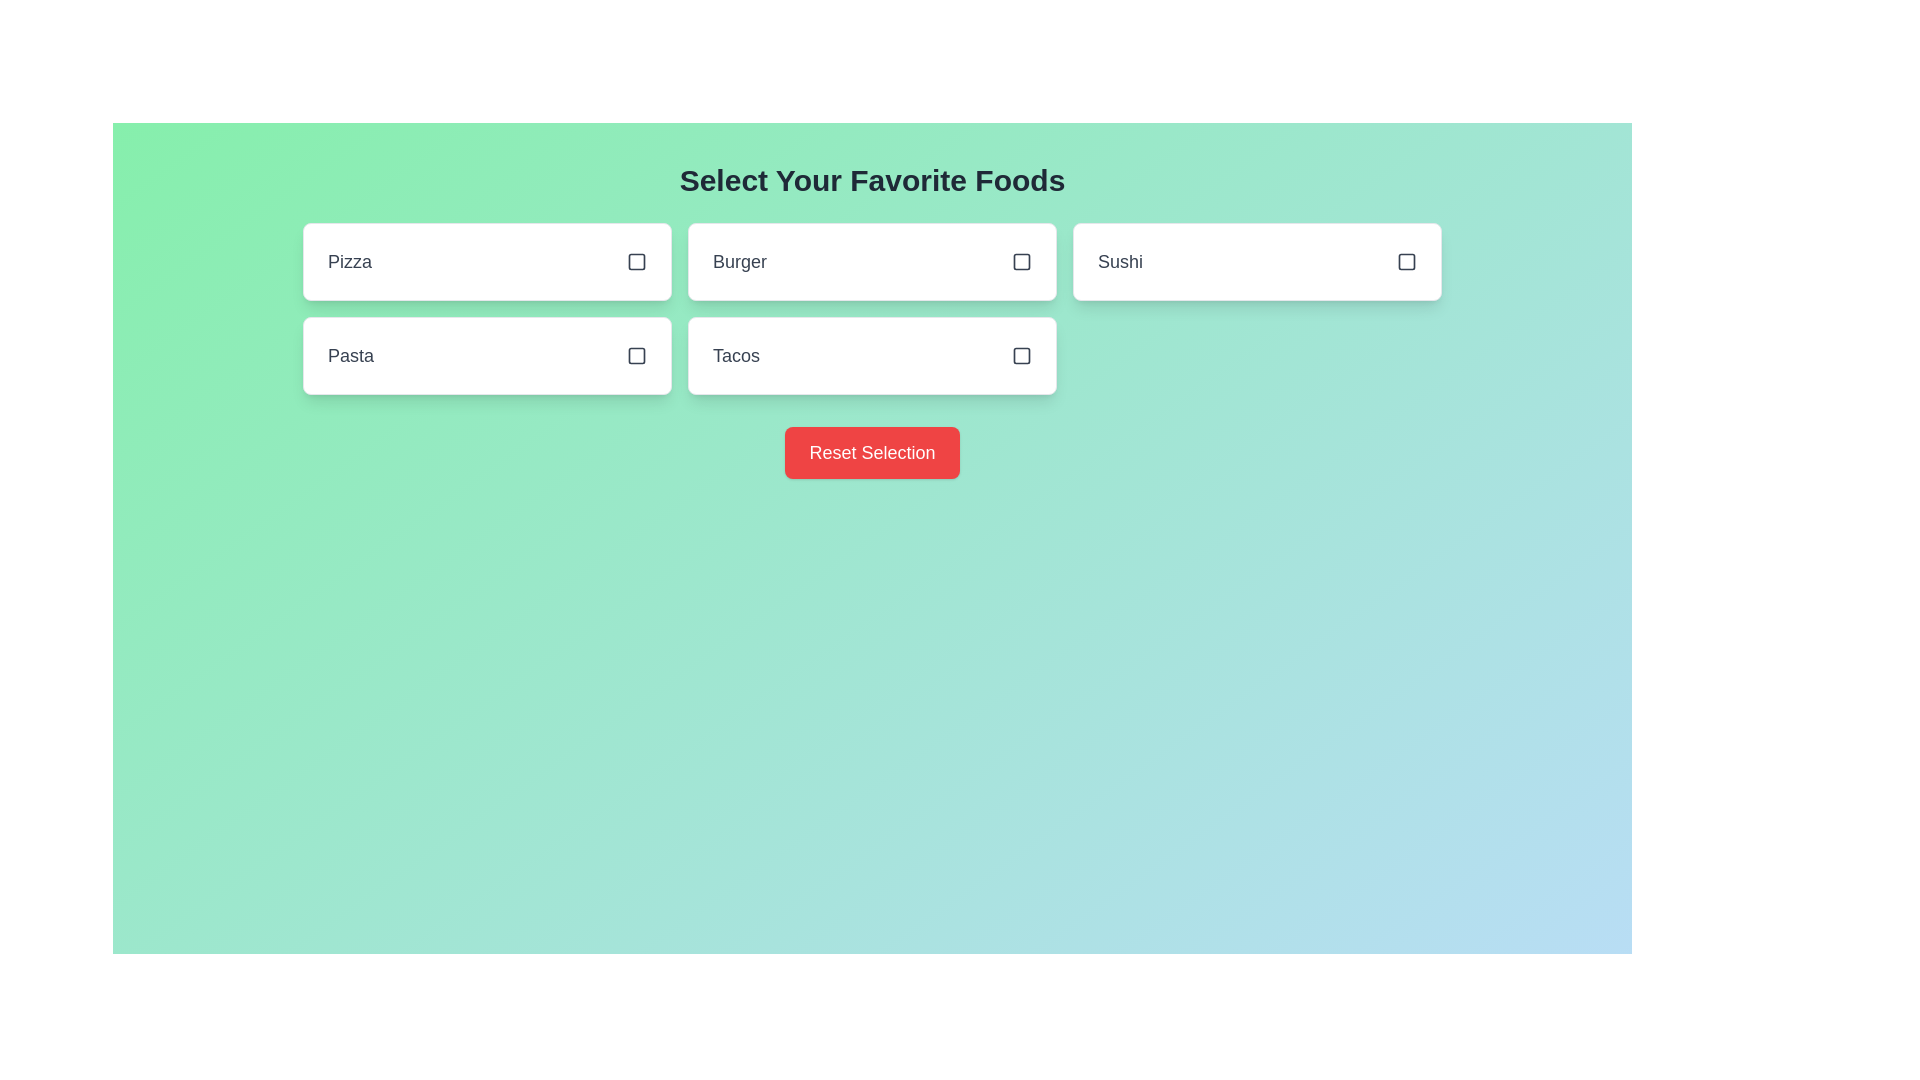 The height and width of the screenshot is (1080, 1920). Describe the element at coordinates (486, 261) in the screenshot. I see `the food item Pizza` at that location.